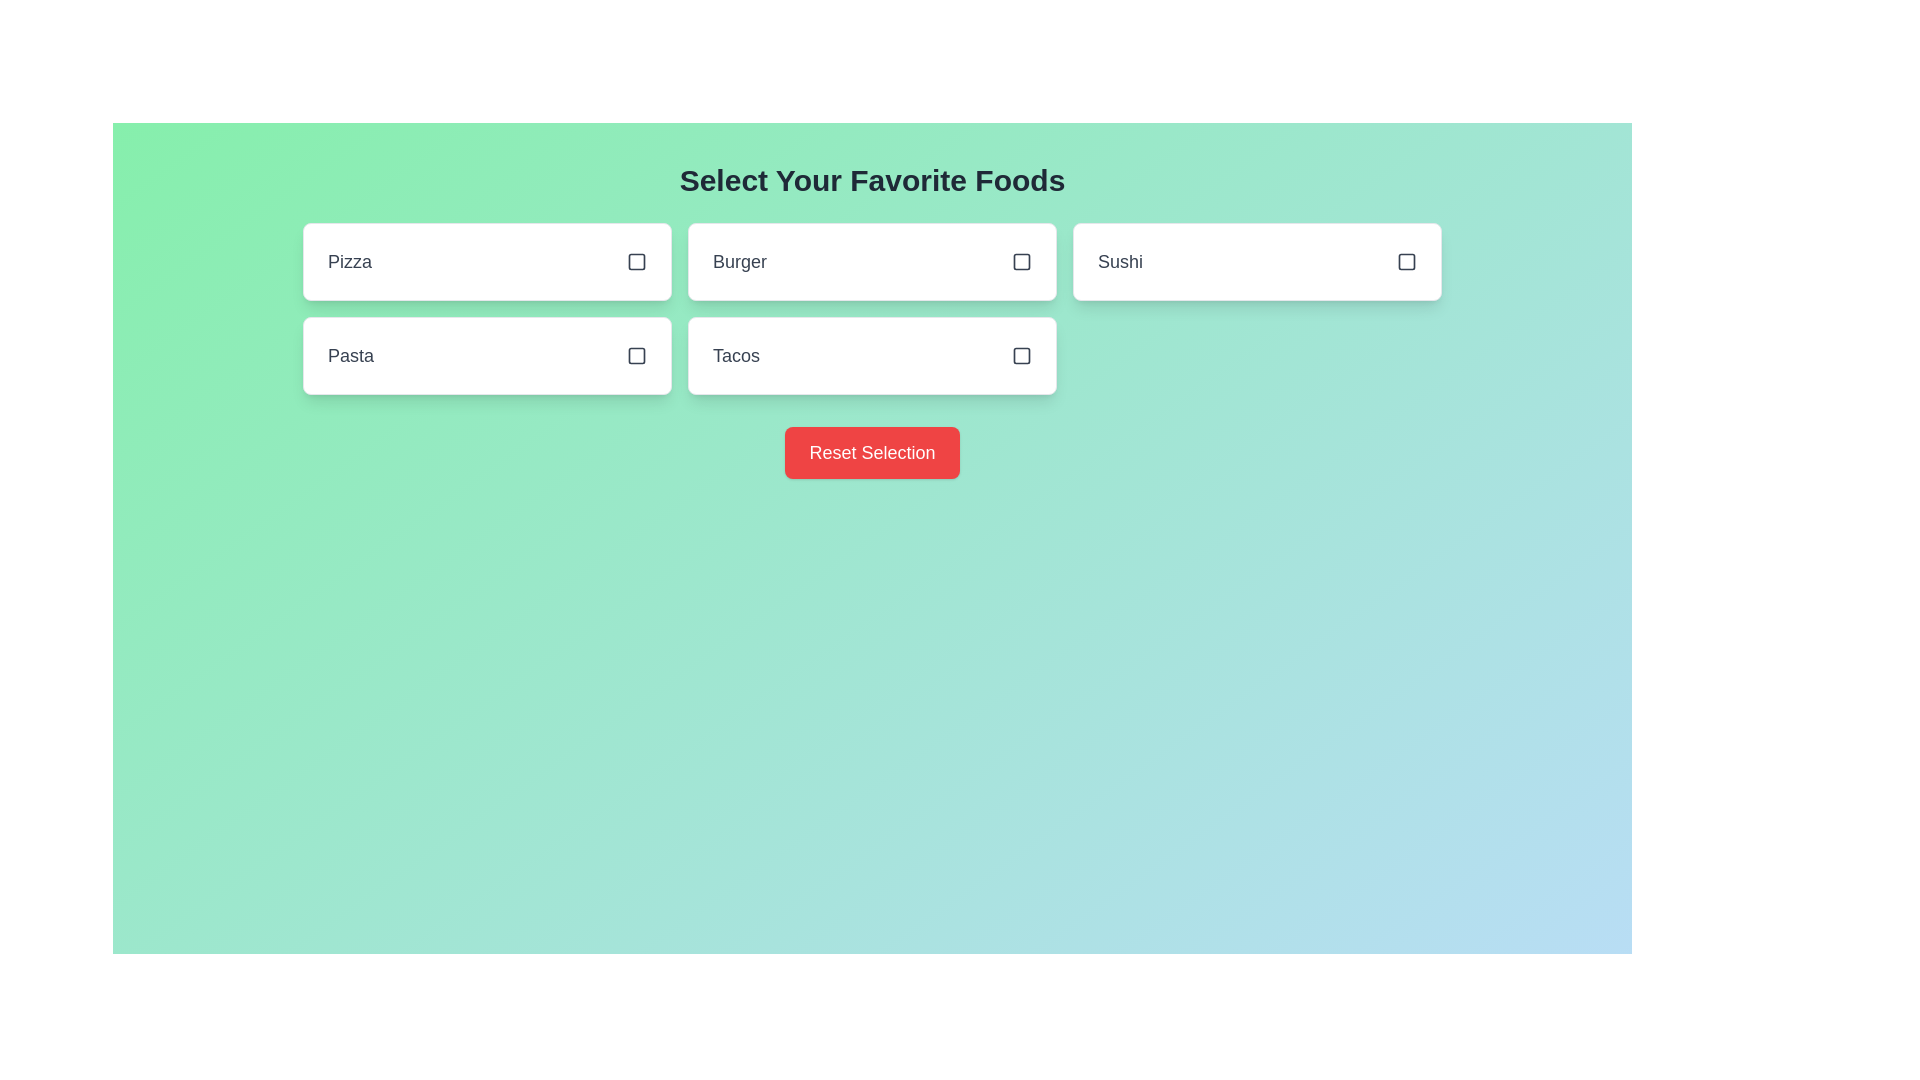 The height and width of the screenshot is (1080, 1920). Describe the element at coordinates (486, 261) in the screenshot. I see `the food item Pizza` at that location.